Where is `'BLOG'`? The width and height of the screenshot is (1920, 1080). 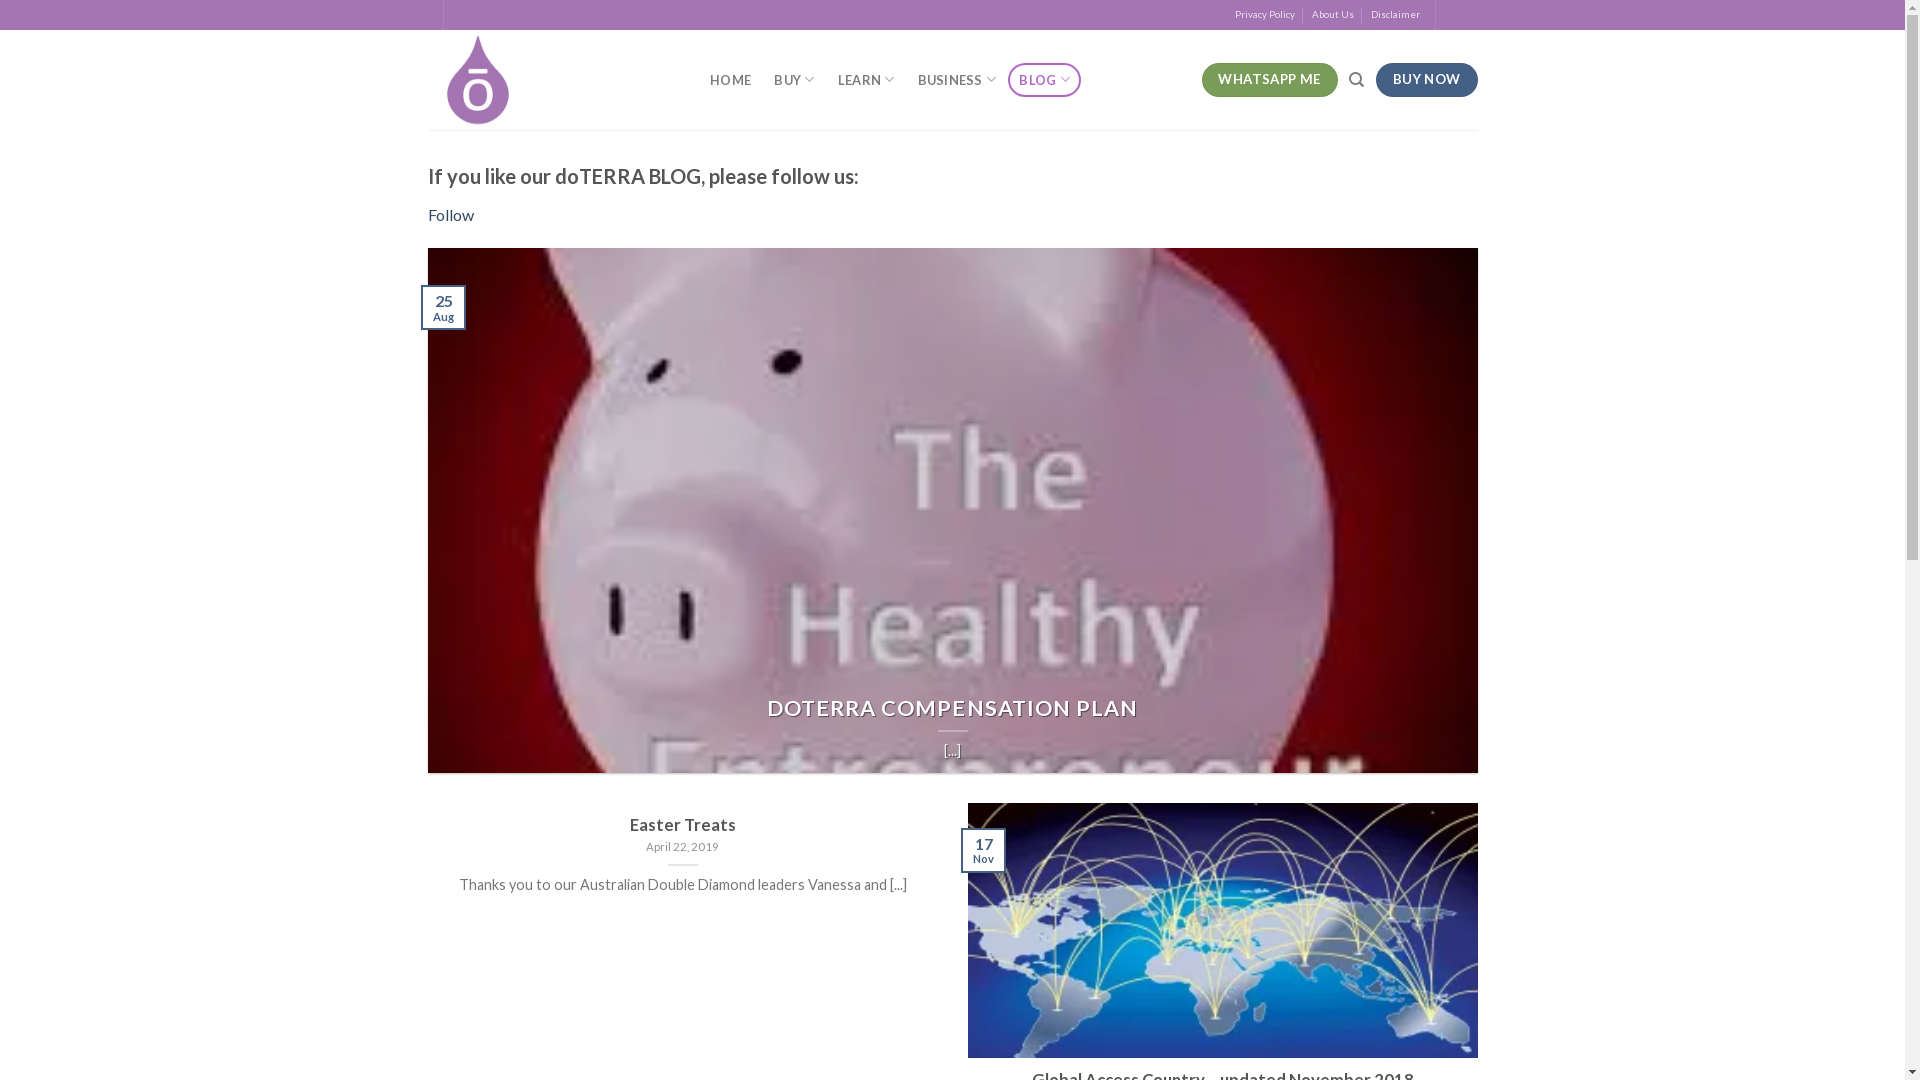 'BLOG' is located at coordinates (1044, 79).